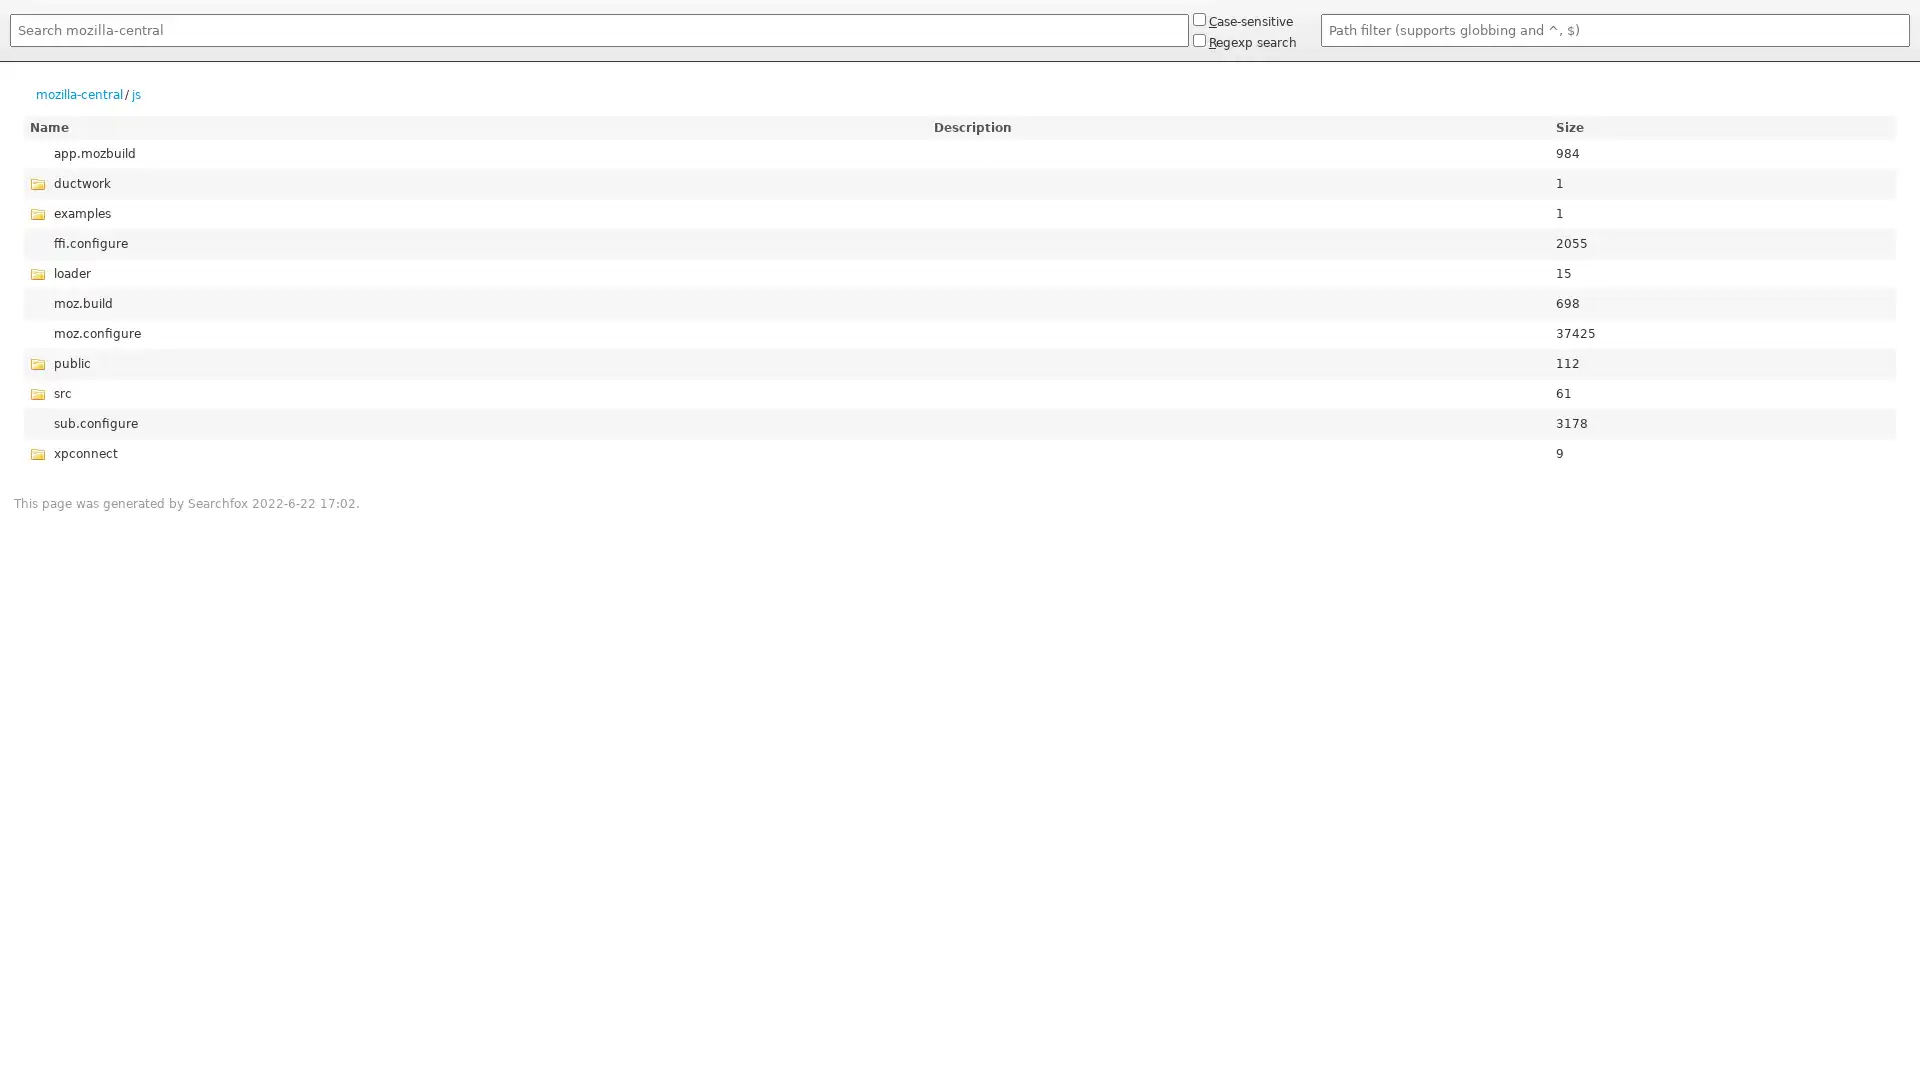 This screenshot has width=1920, height=1080. I want to click on Search, so click(9, 50).